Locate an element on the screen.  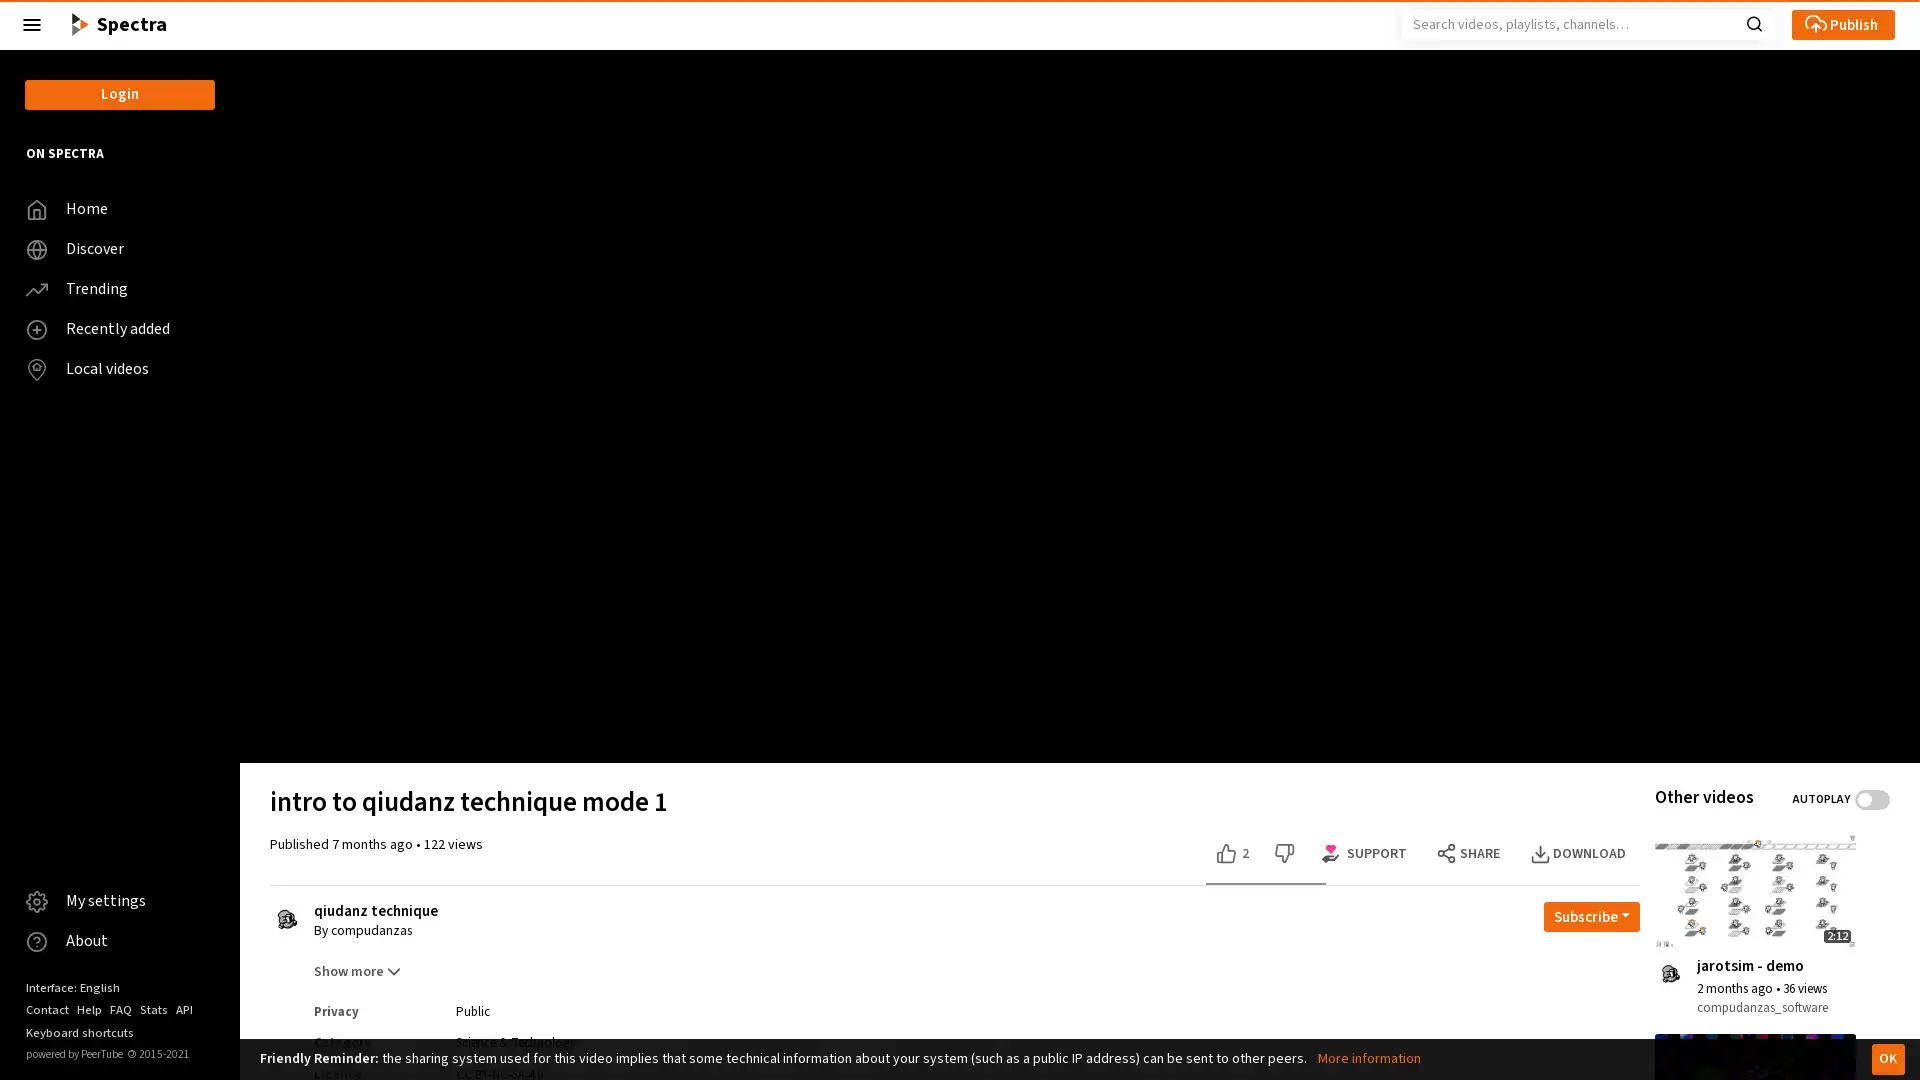
Search is located at coordinates (1753, 22).